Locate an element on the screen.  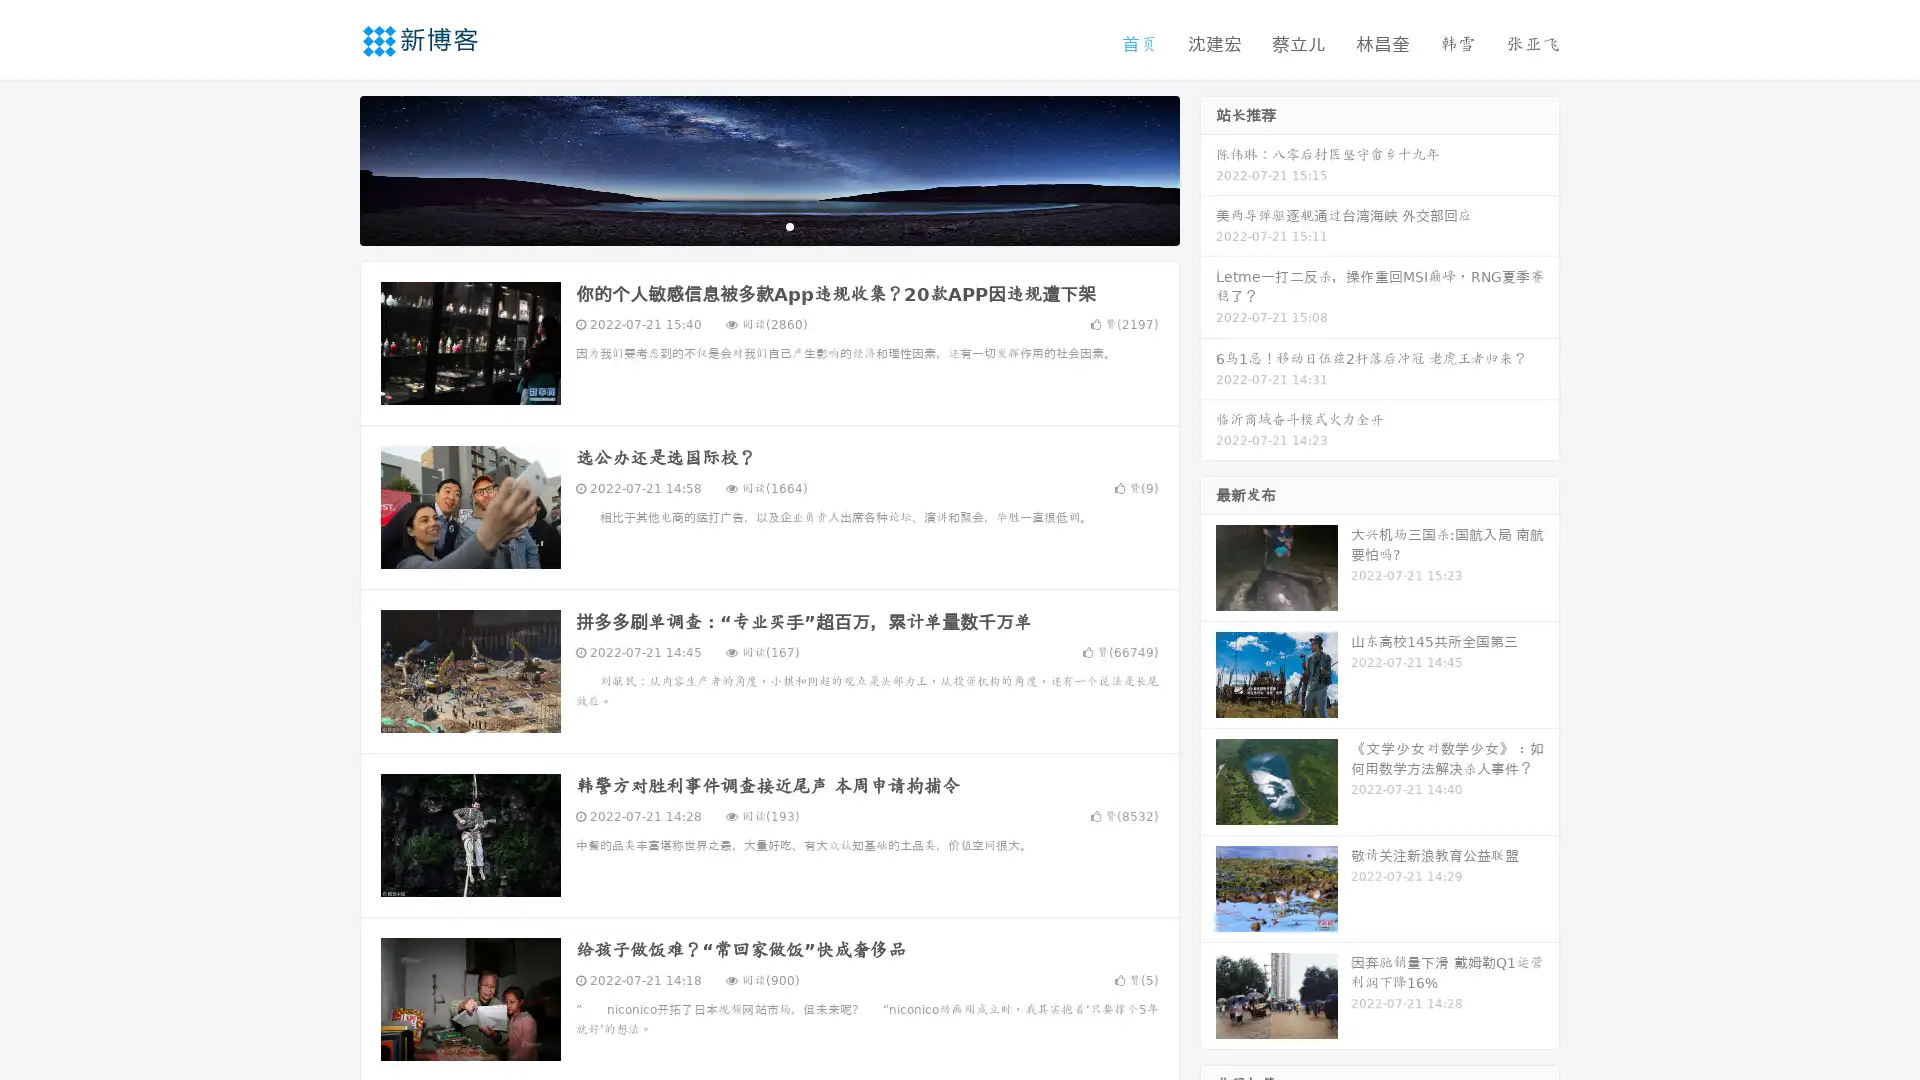
Previous slide is located at coordinates (330, 168).